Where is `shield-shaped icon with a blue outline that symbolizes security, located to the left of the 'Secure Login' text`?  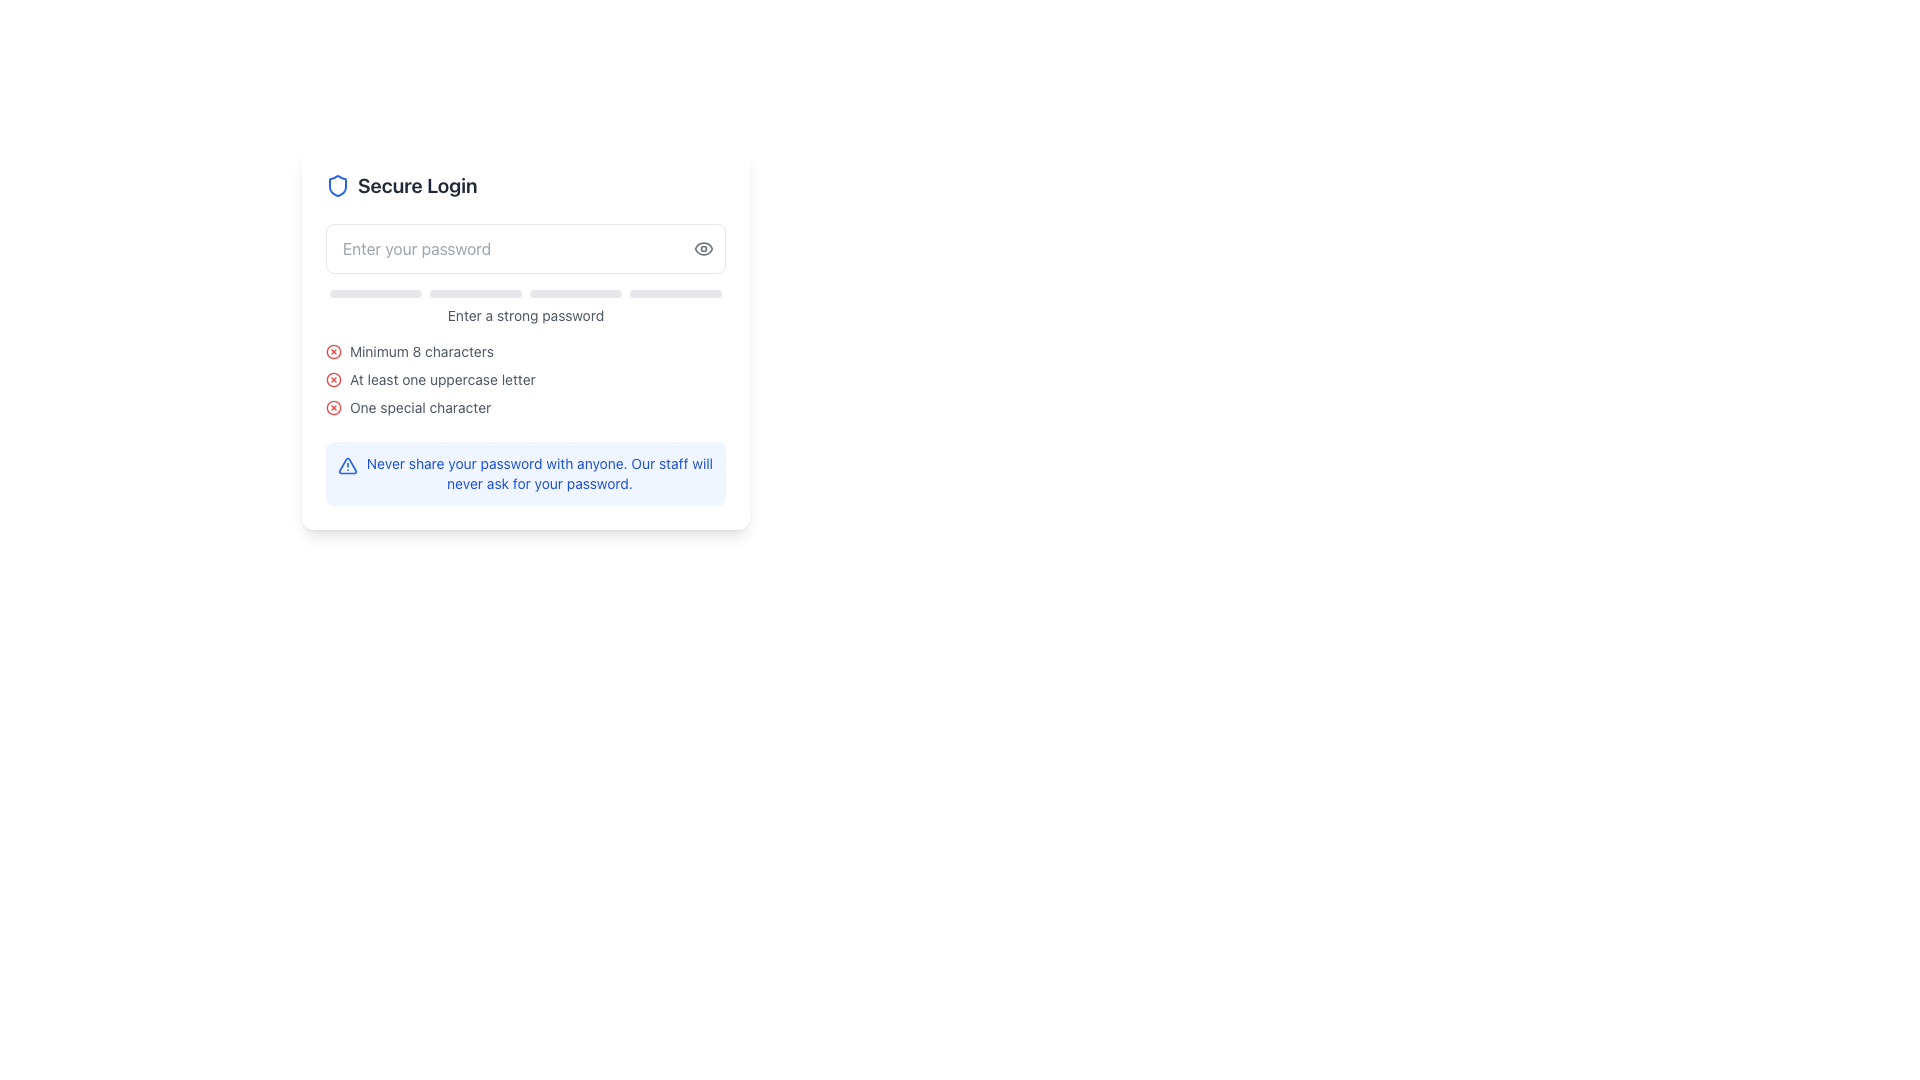 shield-shaped icon with a blue outline that symbolizes security, located to the left of the 'Secure Login' text is located at coordinates (337, 185).